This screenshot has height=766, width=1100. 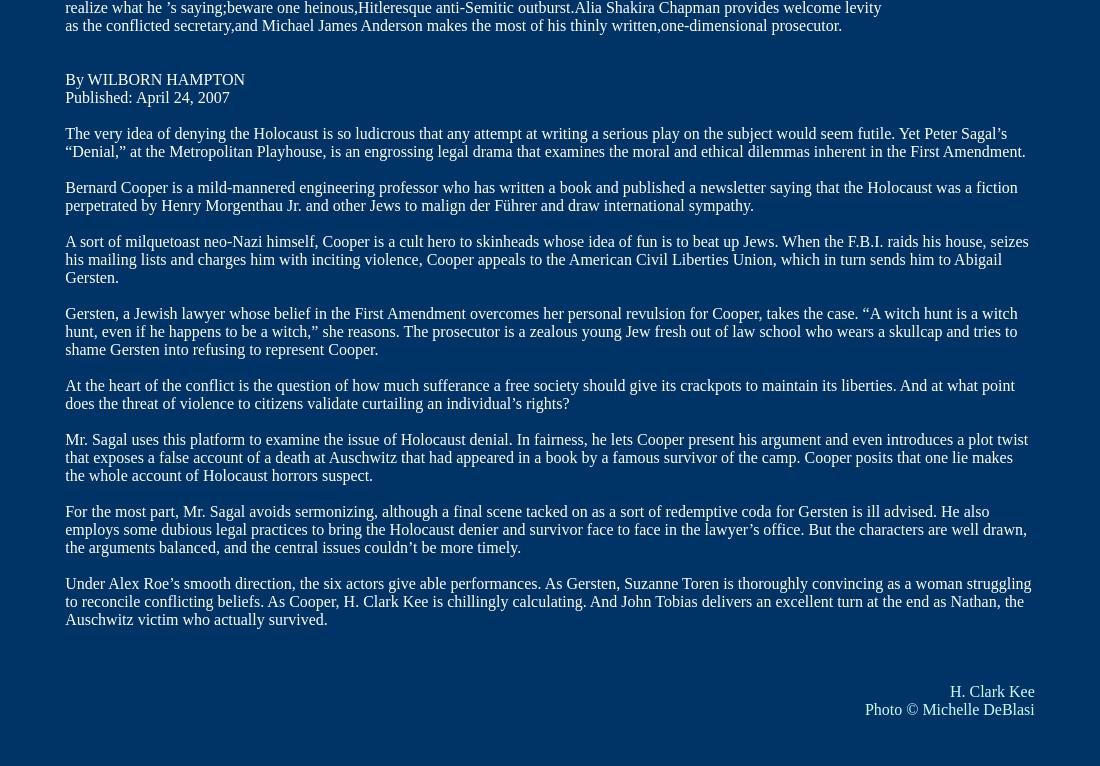 What do you see at coordinates (153, 78) in the screenshot?
I see `'By WILBORN HAMPTON'` at bounding box center [153, 78].